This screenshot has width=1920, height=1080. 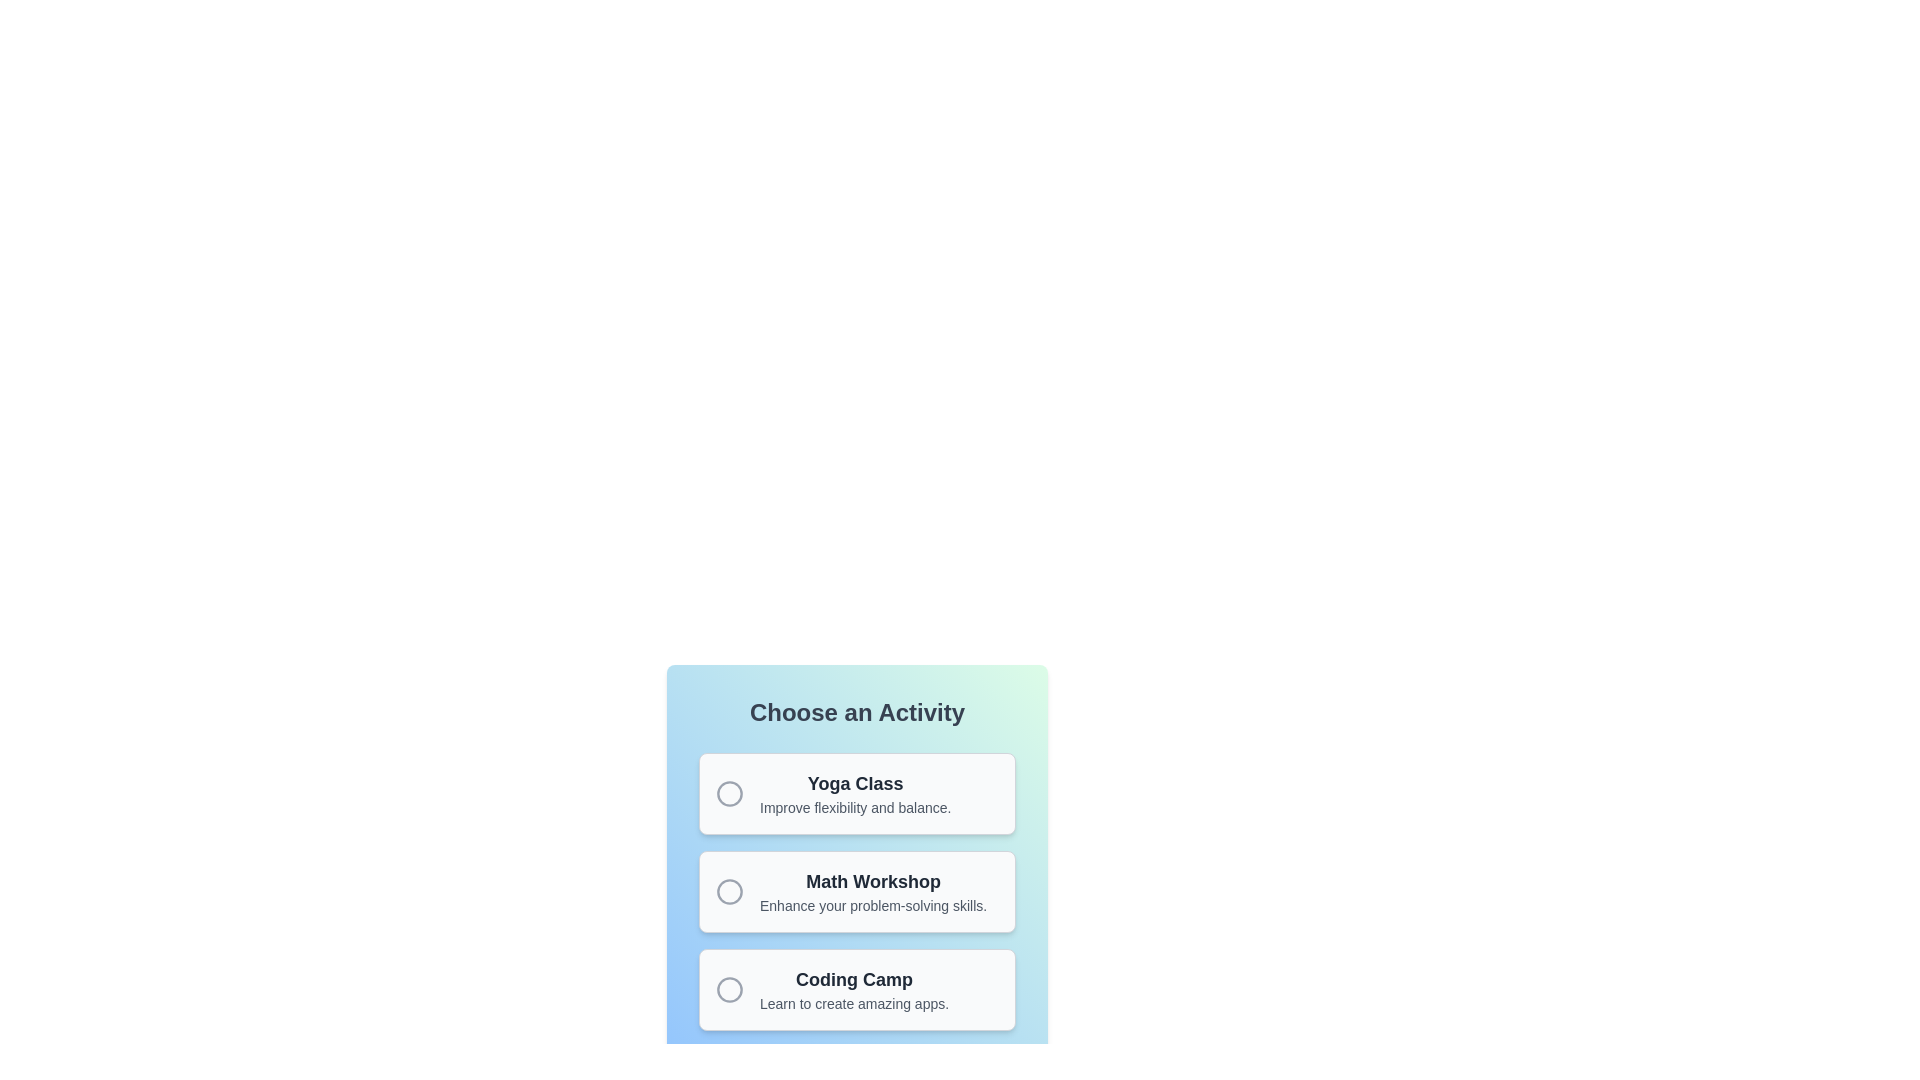 What do you see at coordinates (873, 890) in the screenshot?
I see `the 'Math Workshop' informational block located in the second item of the vertical list of cards beneath the 'Choose an Activity' header` at bounding box center [873, 890].